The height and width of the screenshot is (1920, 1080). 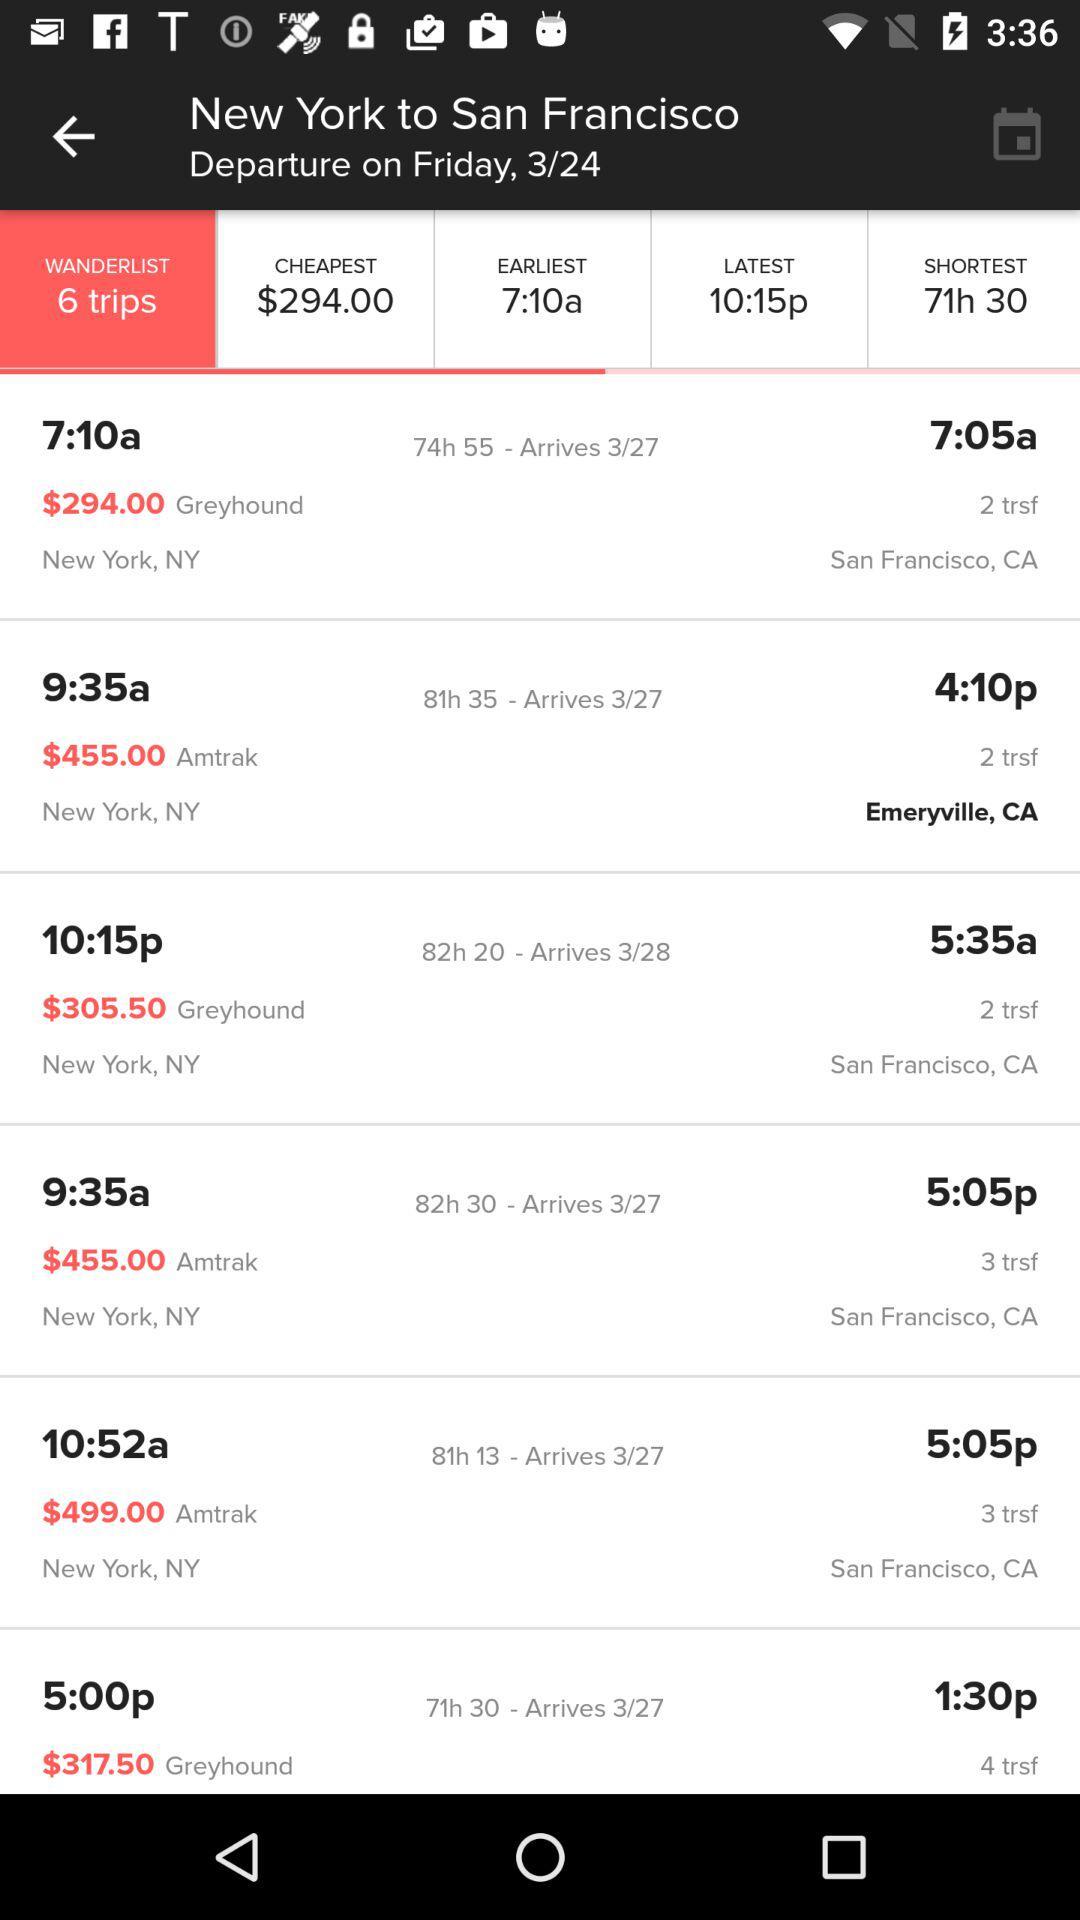 I want to click on back button, so click(x=72, y=135).